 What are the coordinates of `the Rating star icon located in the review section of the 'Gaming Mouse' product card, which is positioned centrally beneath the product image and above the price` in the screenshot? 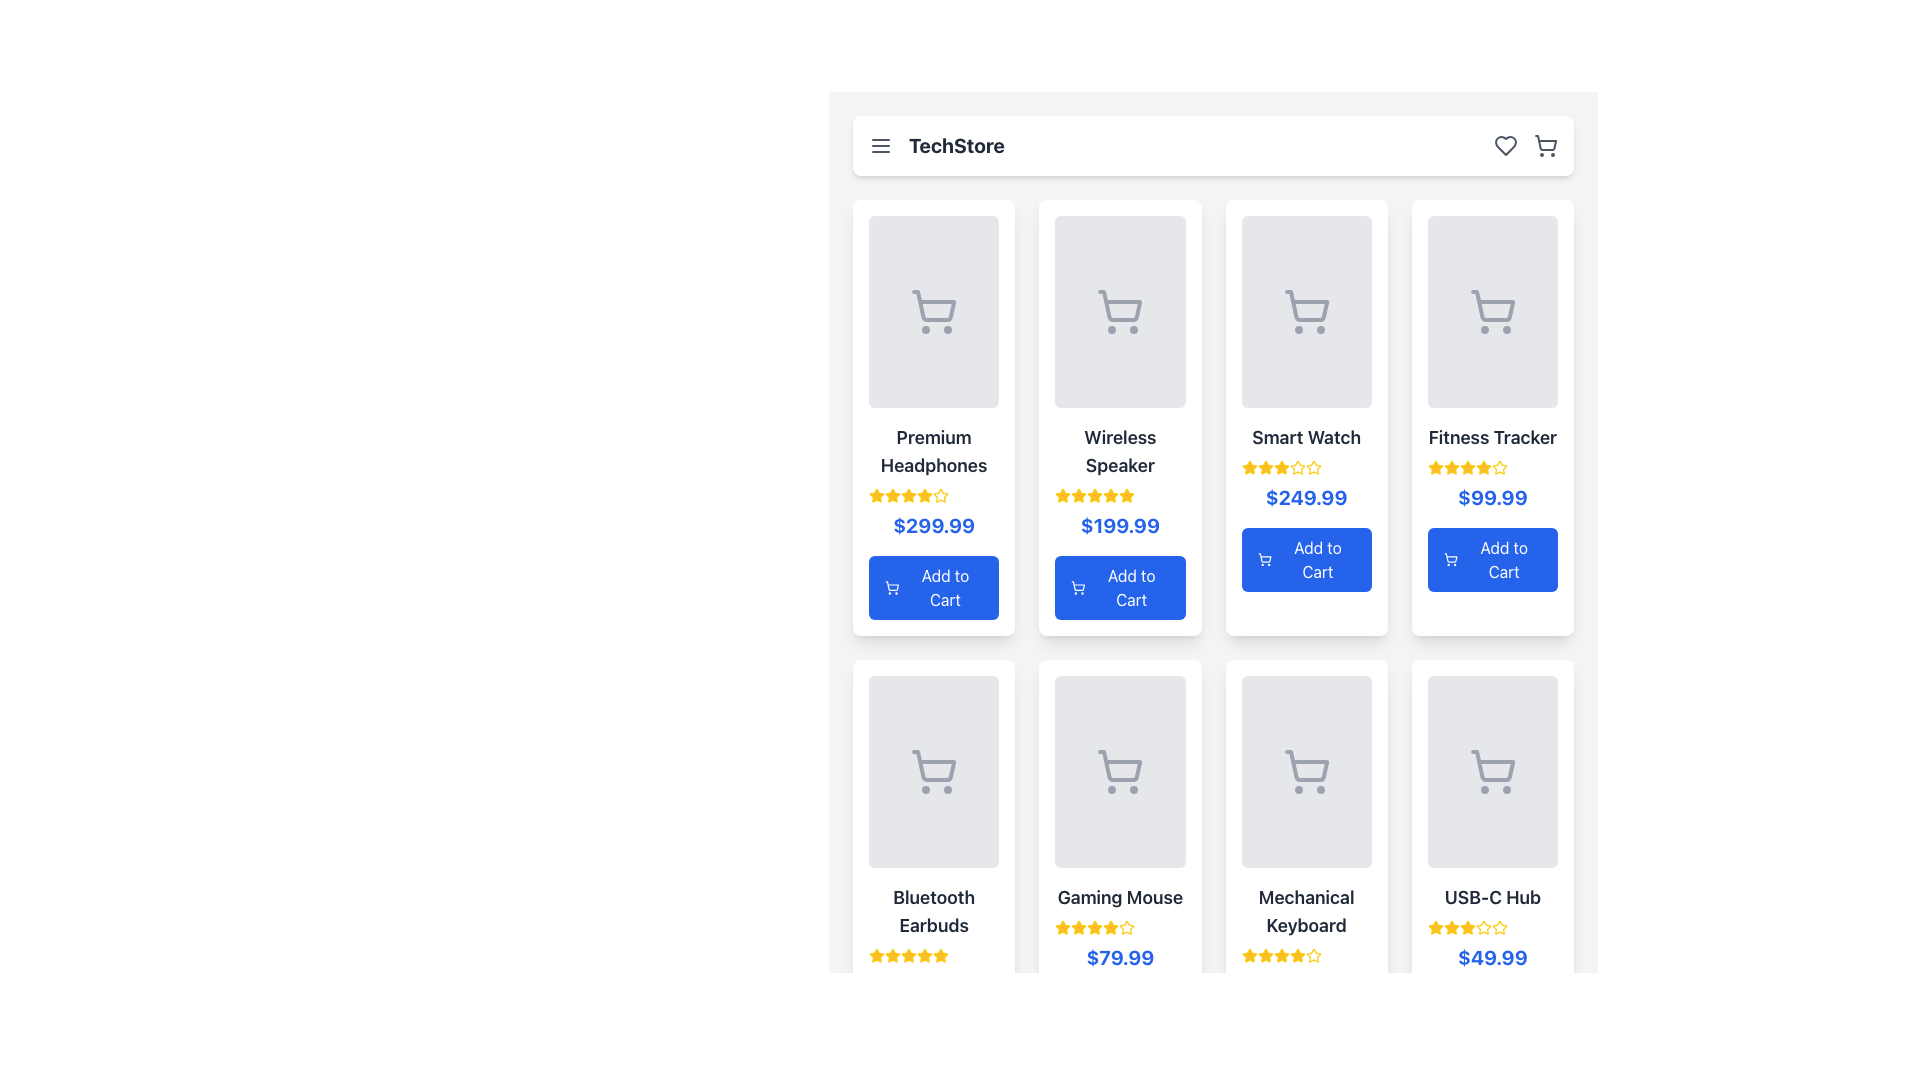 It's located at (1062, 927).